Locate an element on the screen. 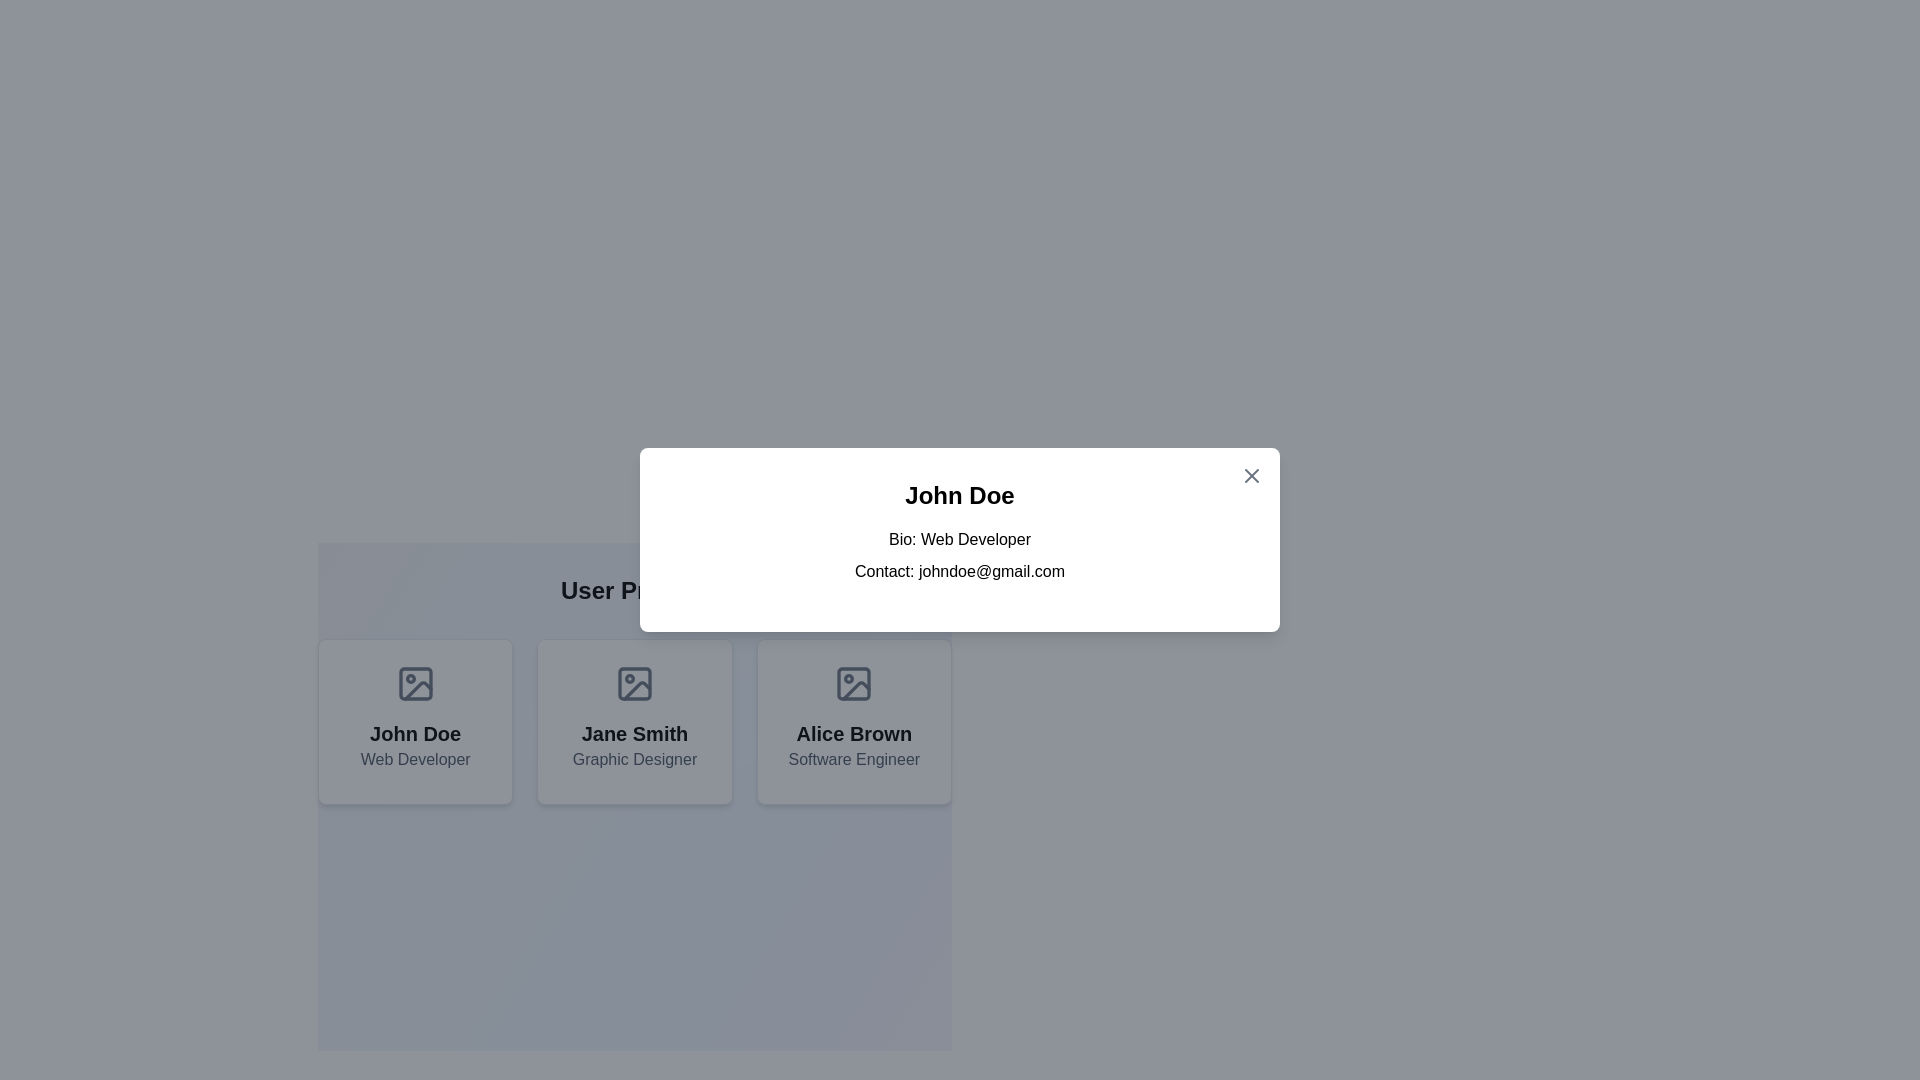 The height and width of the screenshot is (1080, 1920). the profile card representing 'Jane Smith', which is the second card in a grid of three user profile cards is located at coordinates (633, 784).